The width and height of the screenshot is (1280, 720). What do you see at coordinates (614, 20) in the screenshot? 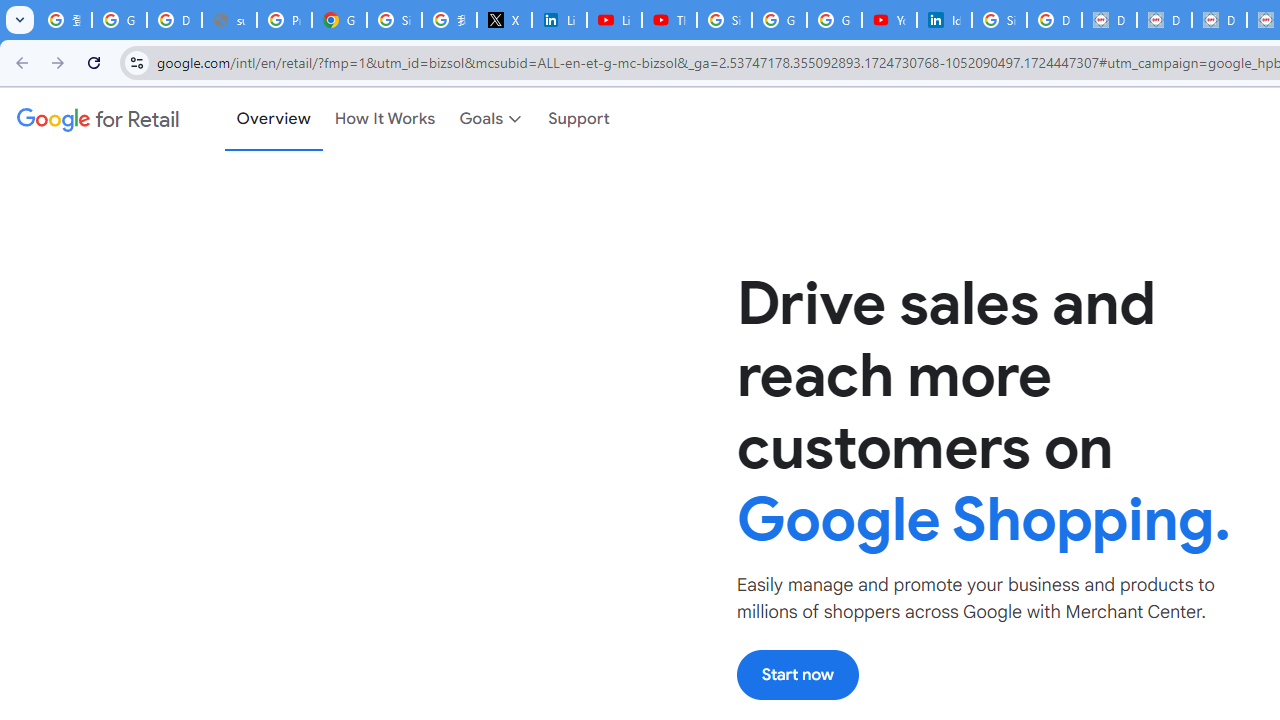
I see `'LinkedIn - YouTube'` at bounding box center [614, 20].